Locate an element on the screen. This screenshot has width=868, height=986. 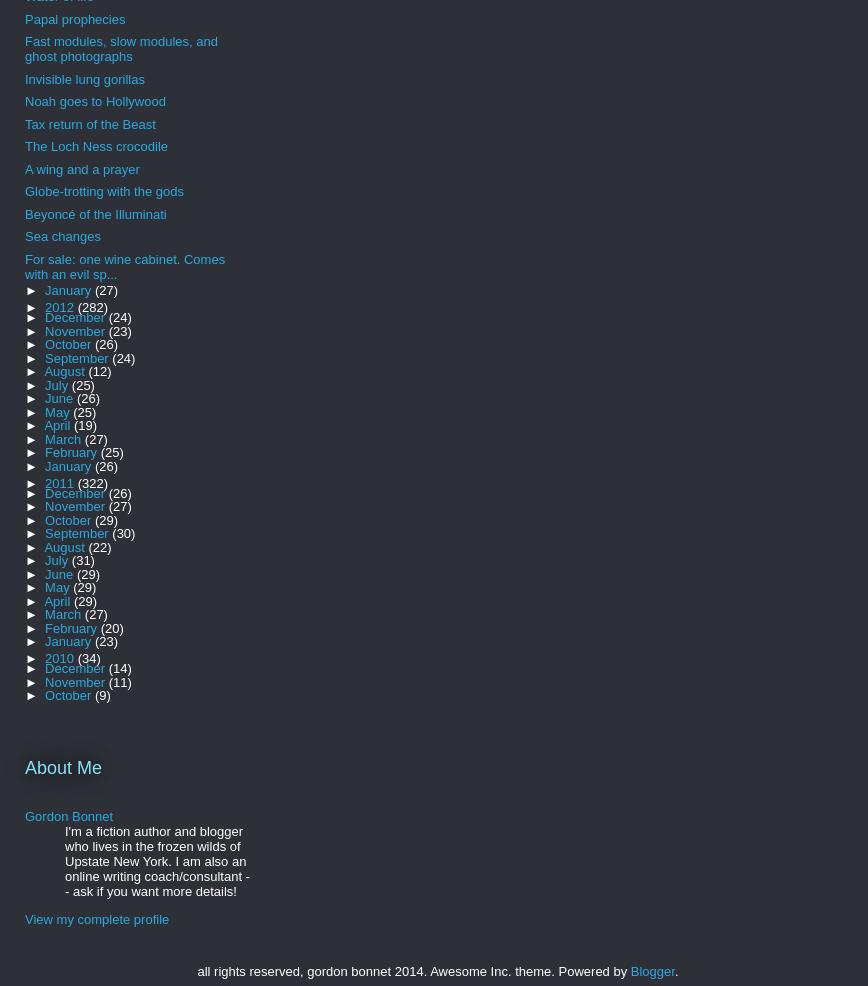
'(322)' is located at coordinates (92, 482).